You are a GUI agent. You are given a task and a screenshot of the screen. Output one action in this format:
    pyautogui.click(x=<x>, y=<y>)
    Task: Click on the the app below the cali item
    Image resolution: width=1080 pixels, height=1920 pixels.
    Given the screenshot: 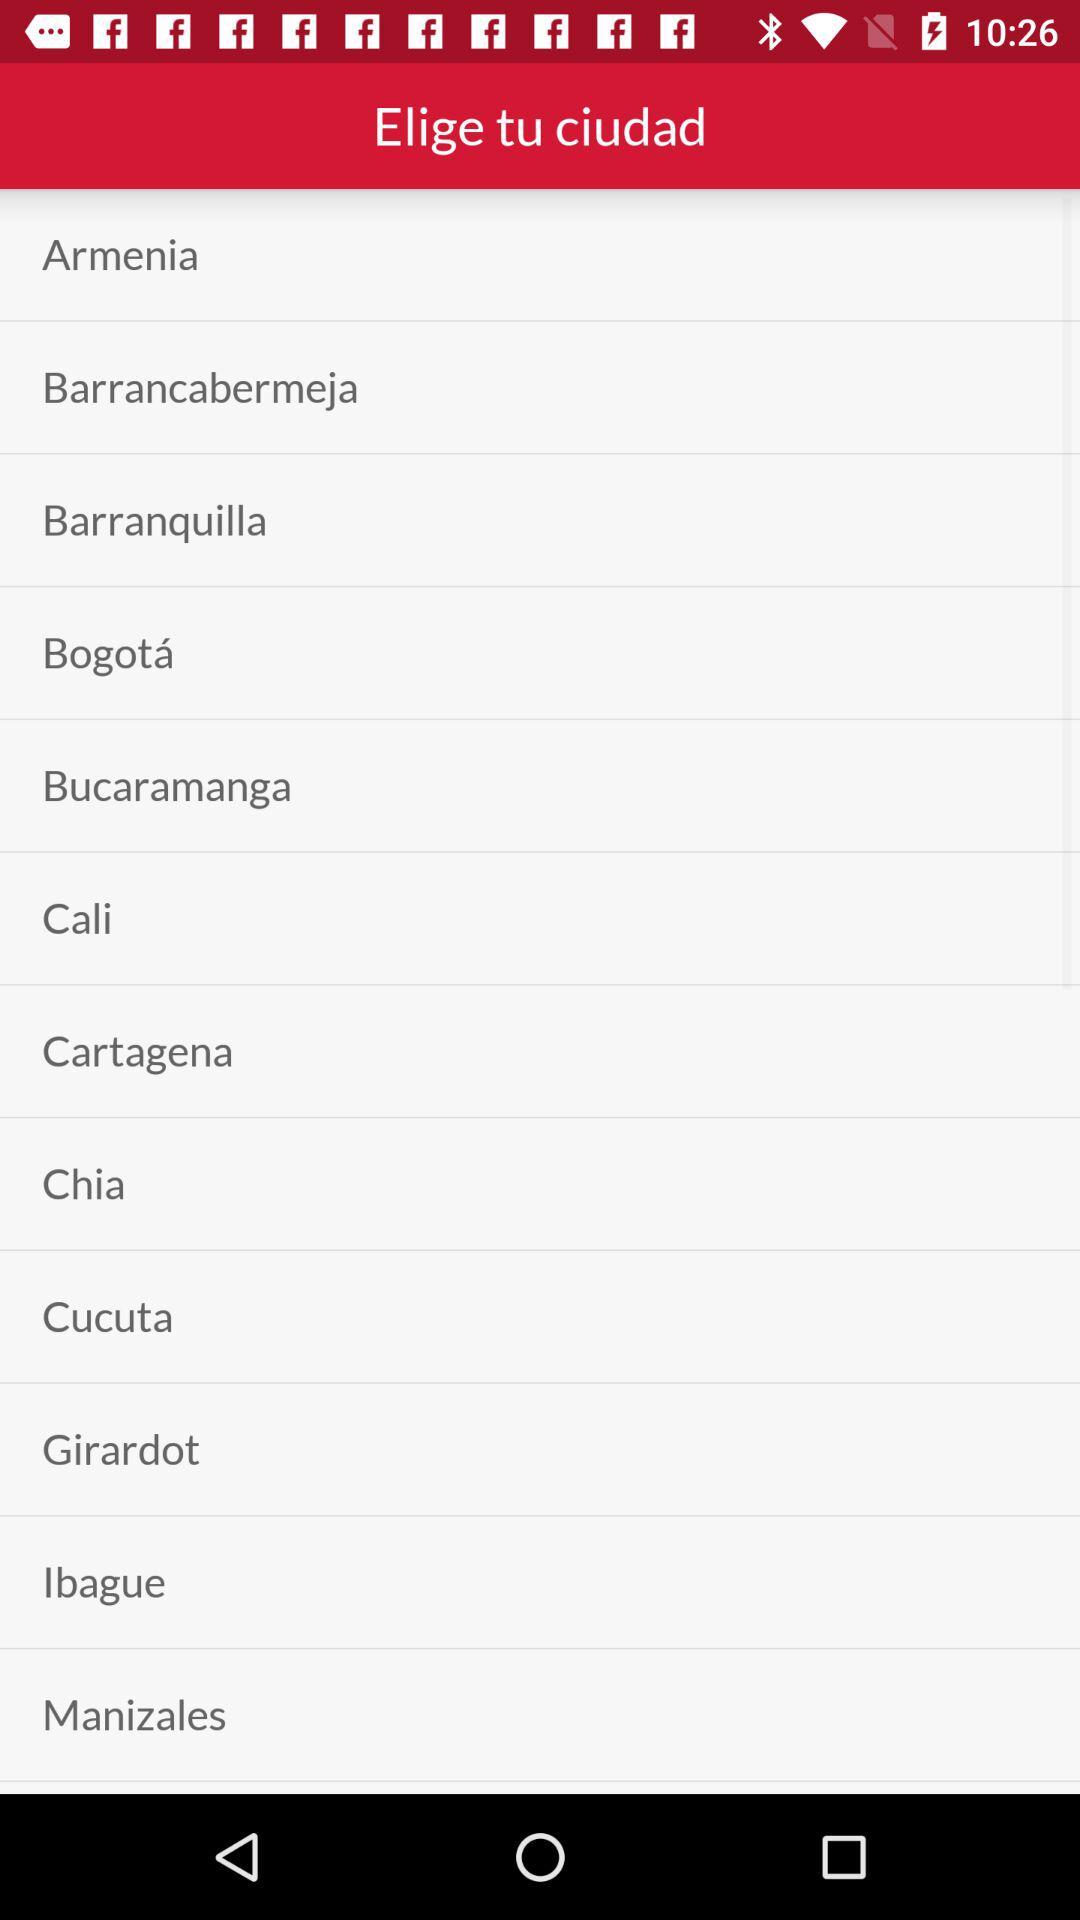 What is the action you would take?
    pyautogui.click(x=136, y=1050)
    